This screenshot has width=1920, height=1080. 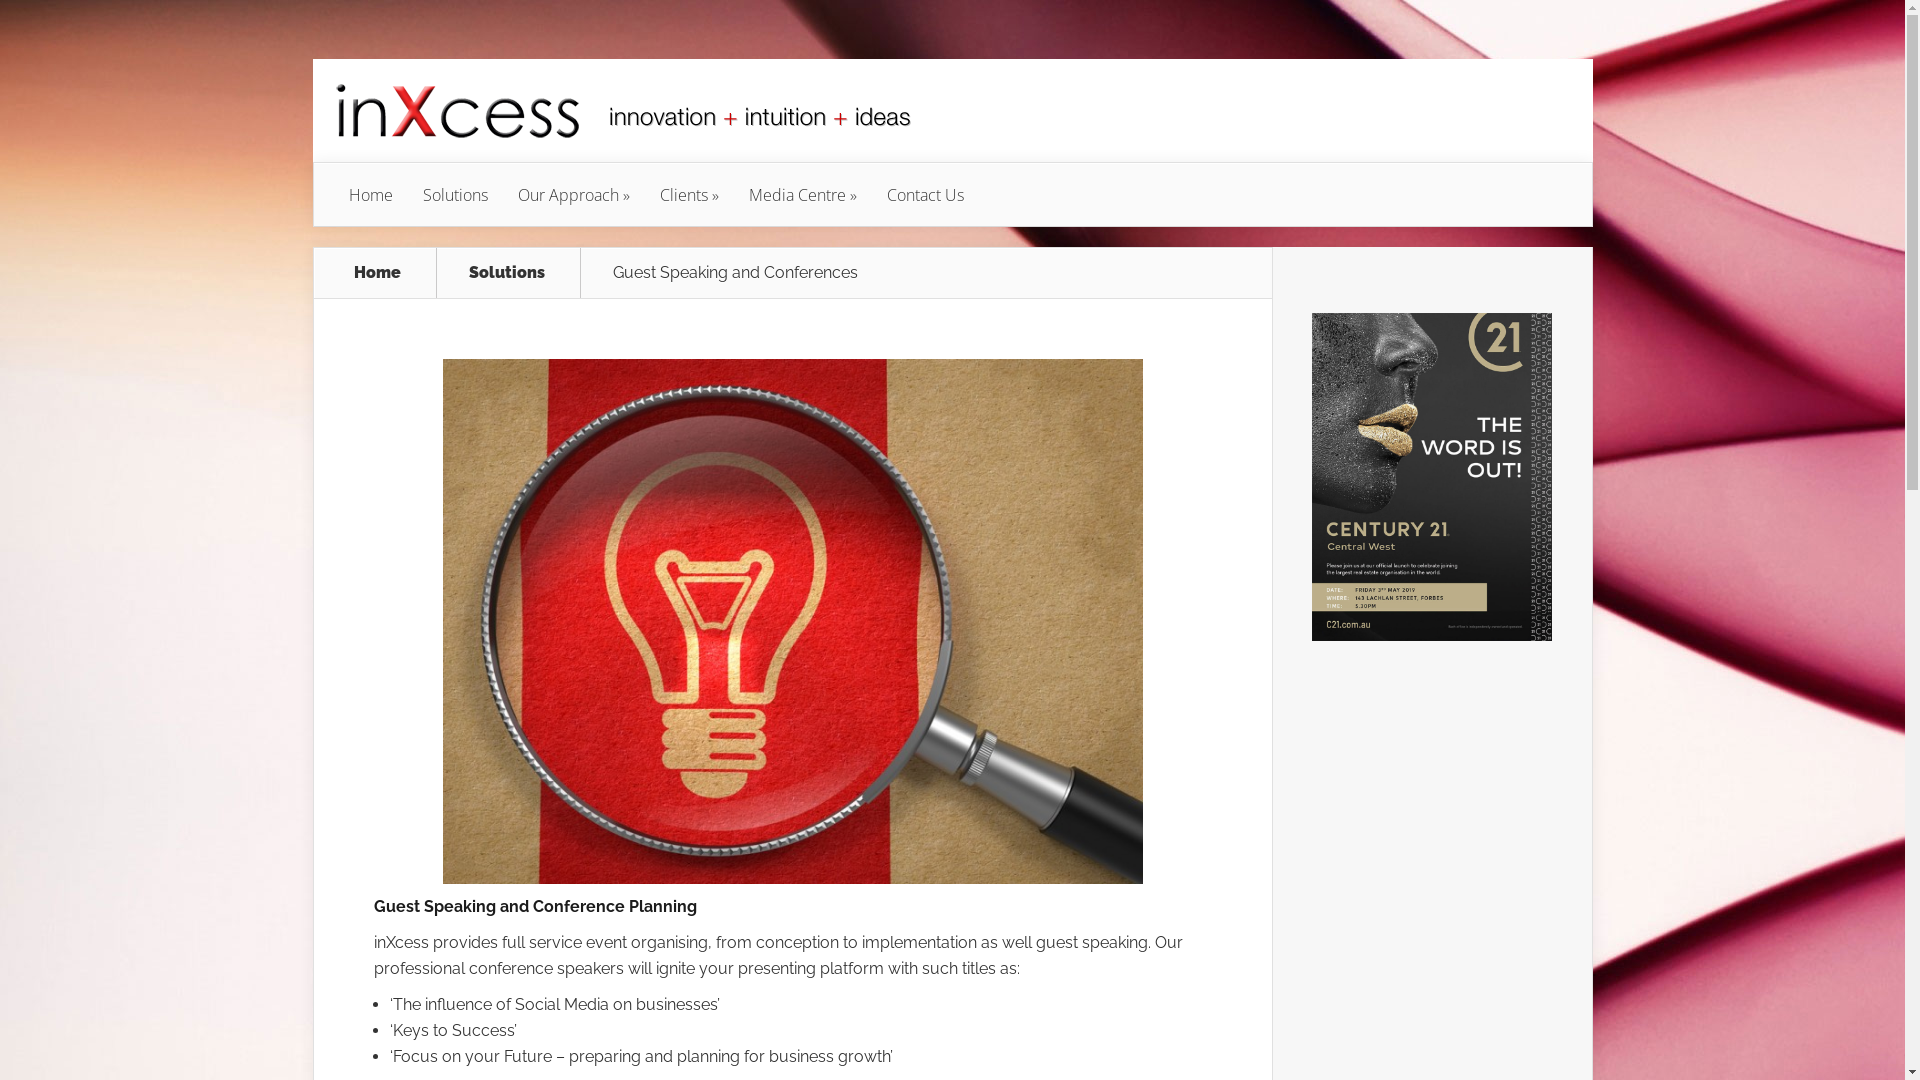 What do you see at coordinates (518, 273) in the screenshot?
I see `'Solutions'` at bounding box center [518, 273].